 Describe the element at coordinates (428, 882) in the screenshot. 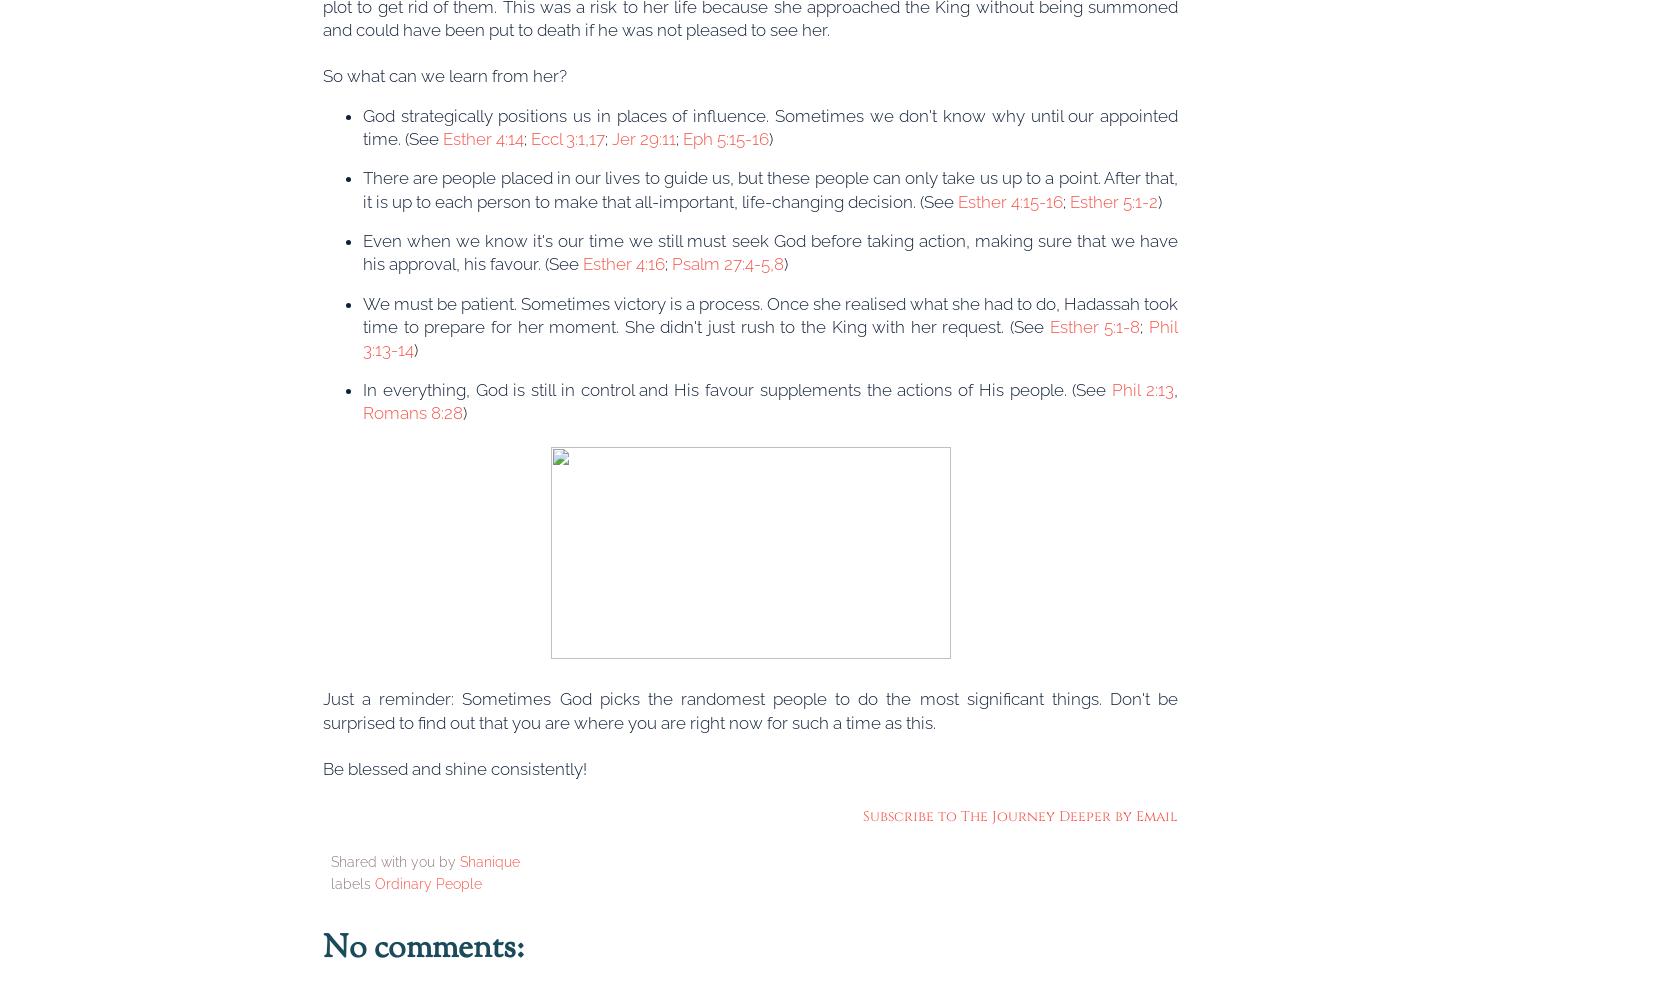

I see `'Ordinary People'` at that location.